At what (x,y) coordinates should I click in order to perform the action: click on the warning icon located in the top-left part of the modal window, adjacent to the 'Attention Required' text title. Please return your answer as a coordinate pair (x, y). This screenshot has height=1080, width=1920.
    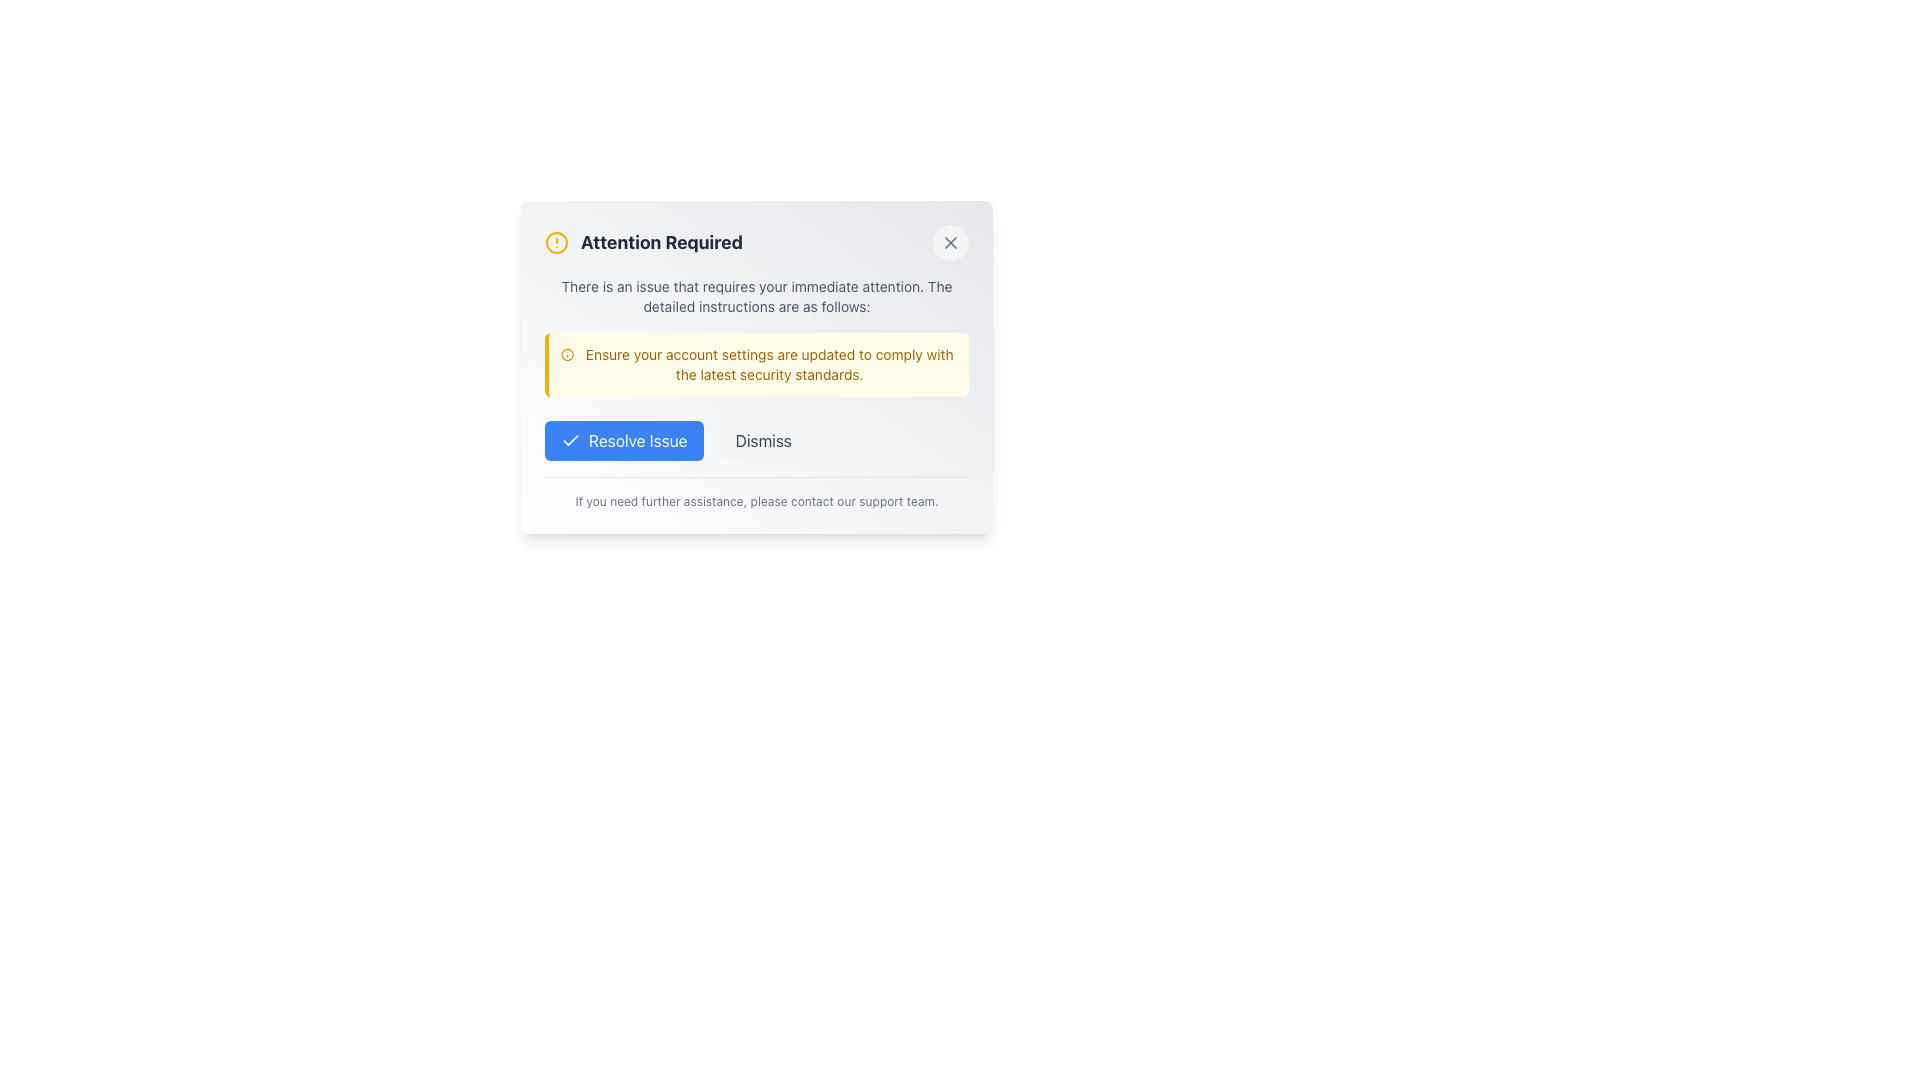
    Looking at the image, I should click on (556, 242).